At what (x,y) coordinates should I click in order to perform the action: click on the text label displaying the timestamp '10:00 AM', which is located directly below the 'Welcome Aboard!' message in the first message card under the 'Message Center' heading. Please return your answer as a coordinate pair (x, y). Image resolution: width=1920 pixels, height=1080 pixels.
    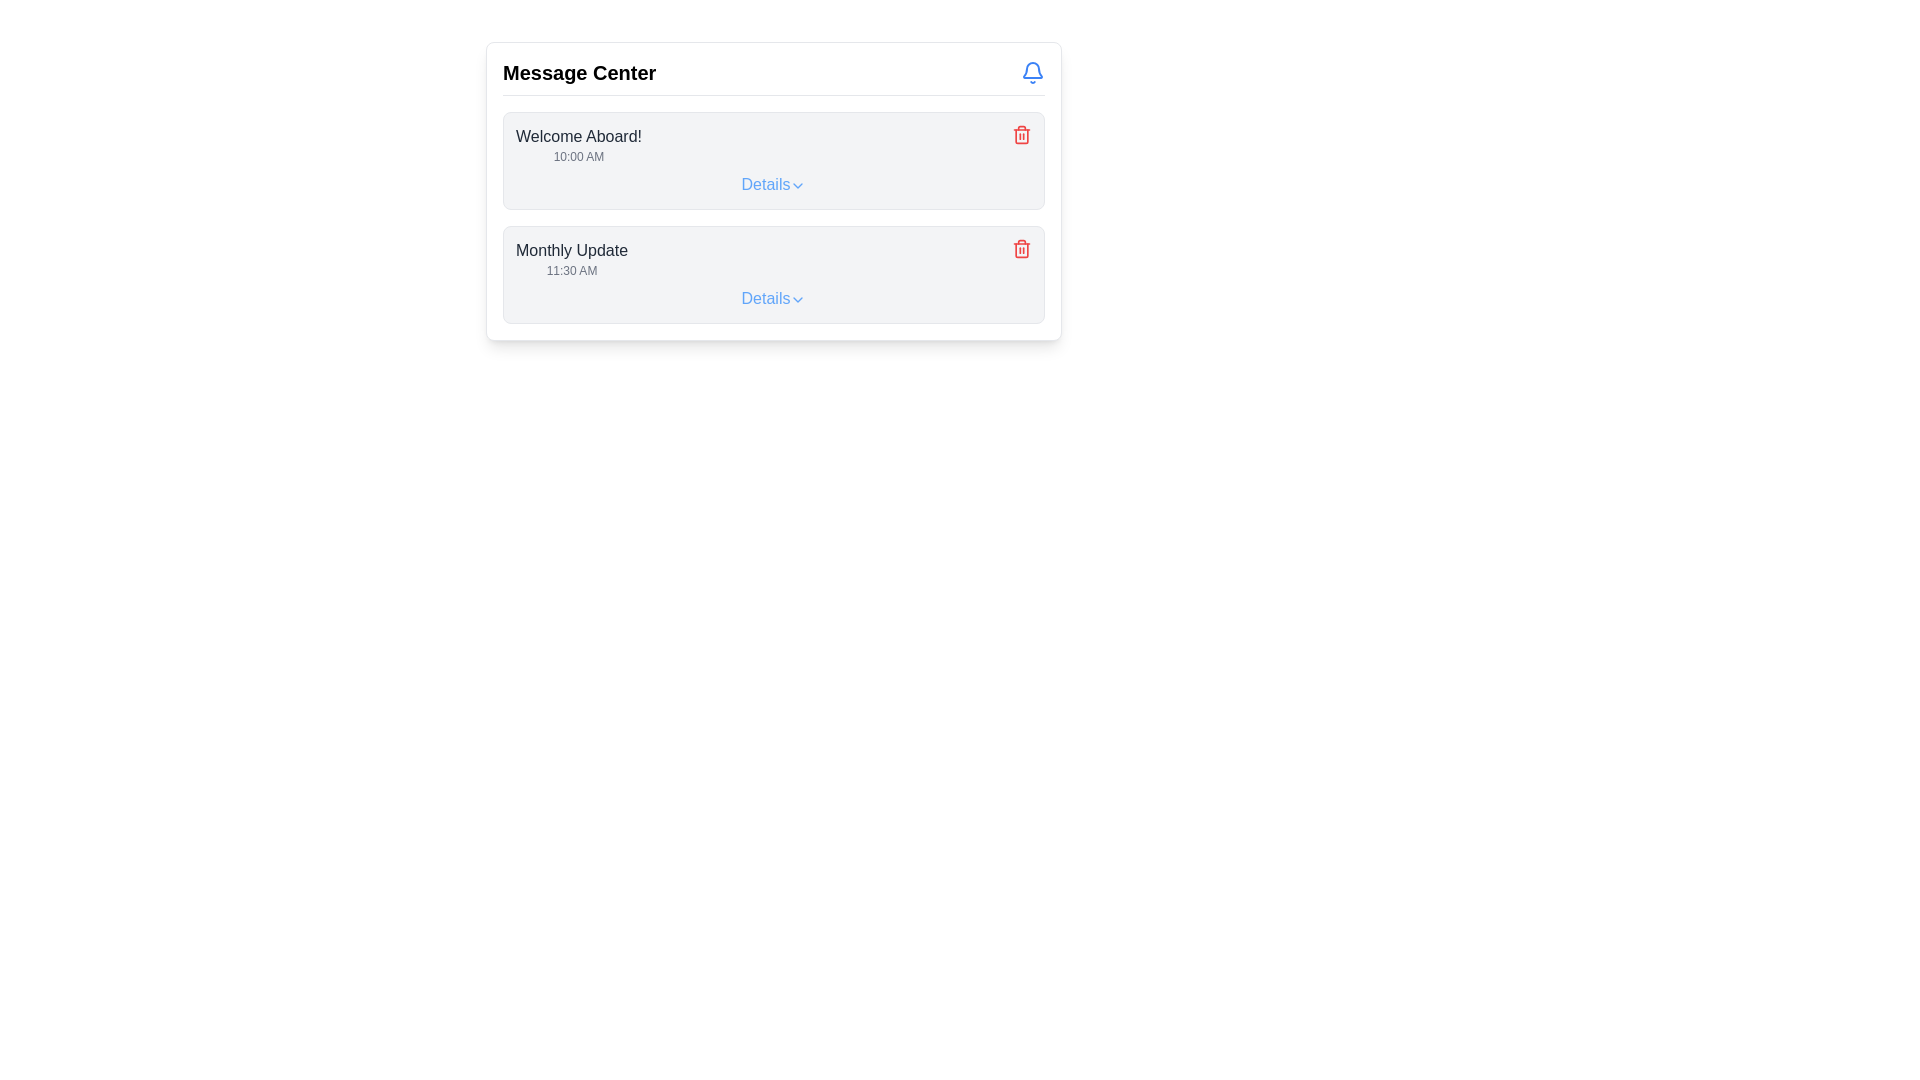
    Looking at the image, I should click on (578, 156).